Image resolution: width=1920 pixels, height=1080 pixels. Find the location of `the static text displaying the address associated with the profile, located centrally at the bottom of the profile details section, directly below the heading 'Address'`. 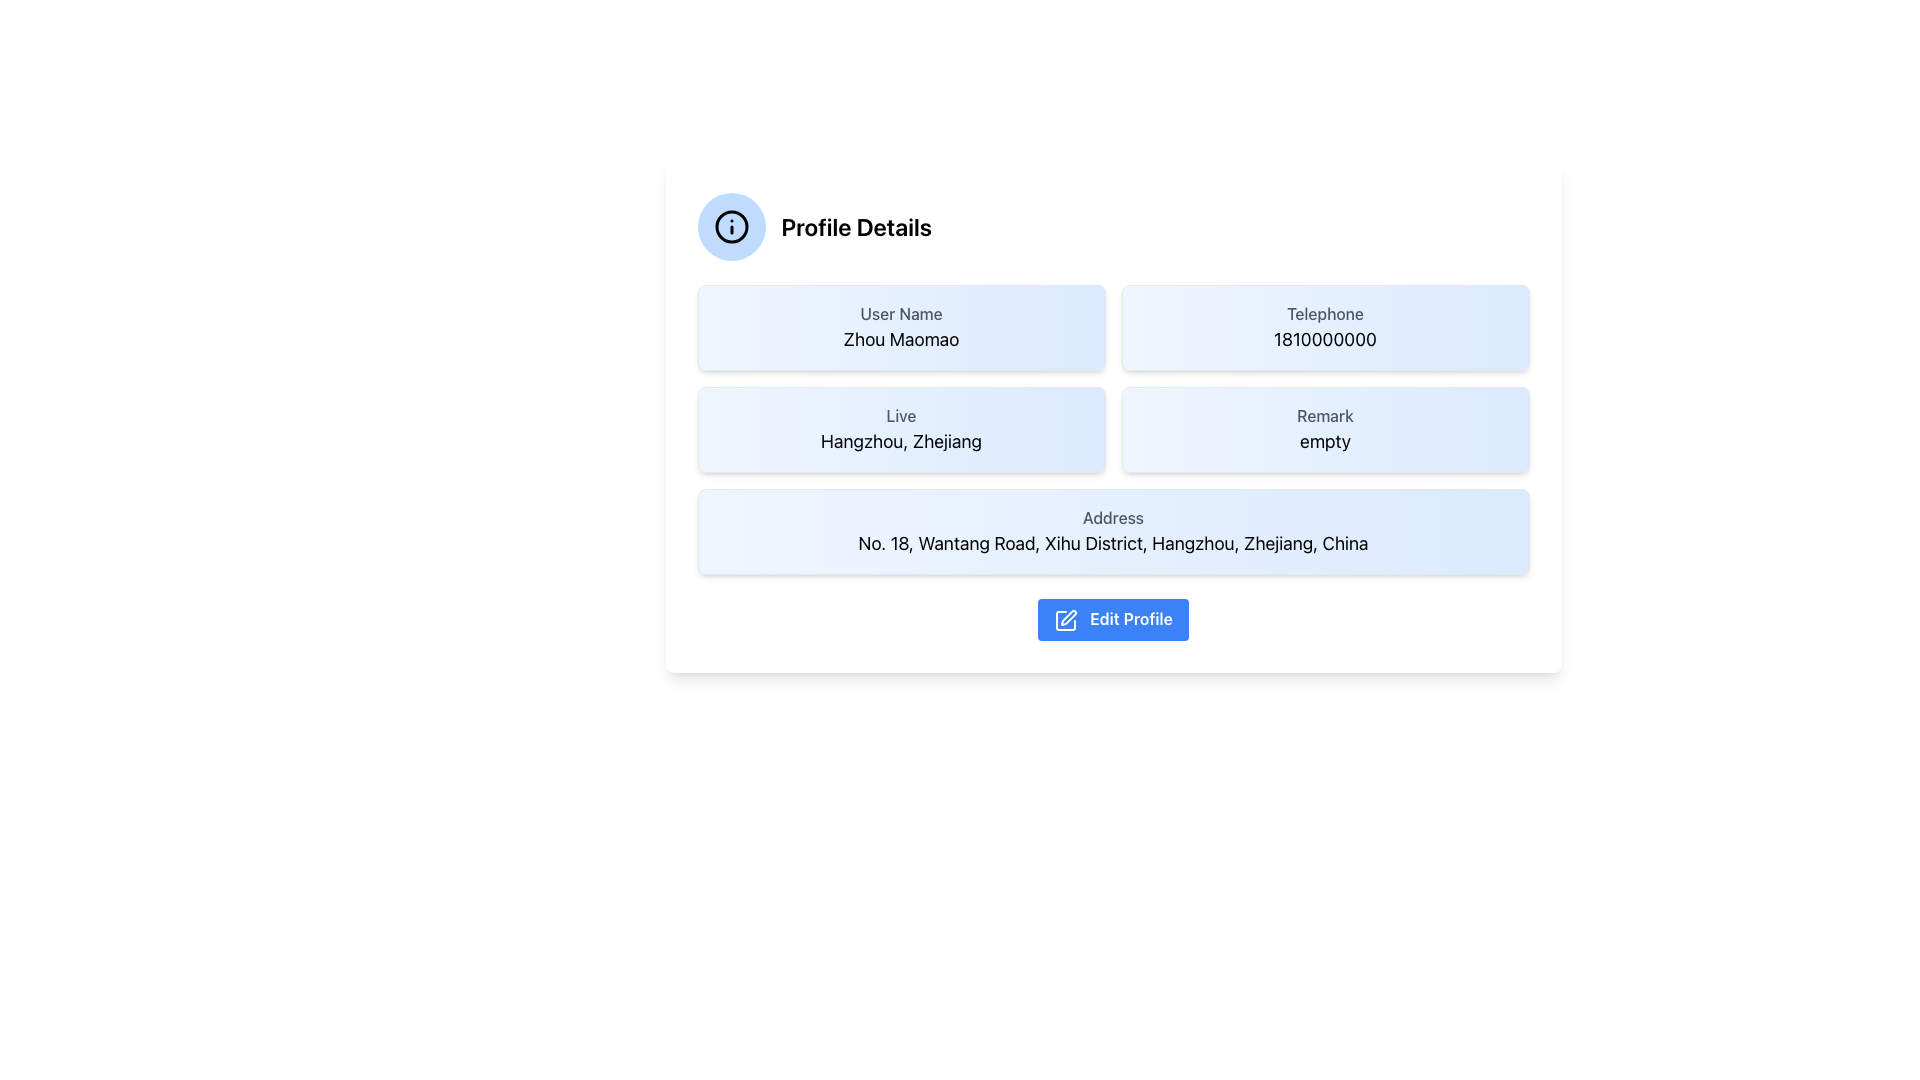

the static text displaying the address associated with the profile, located centrally at the bottom of the profile details section, directly below the heading 'Address' is located at coordinates (1112, 543).